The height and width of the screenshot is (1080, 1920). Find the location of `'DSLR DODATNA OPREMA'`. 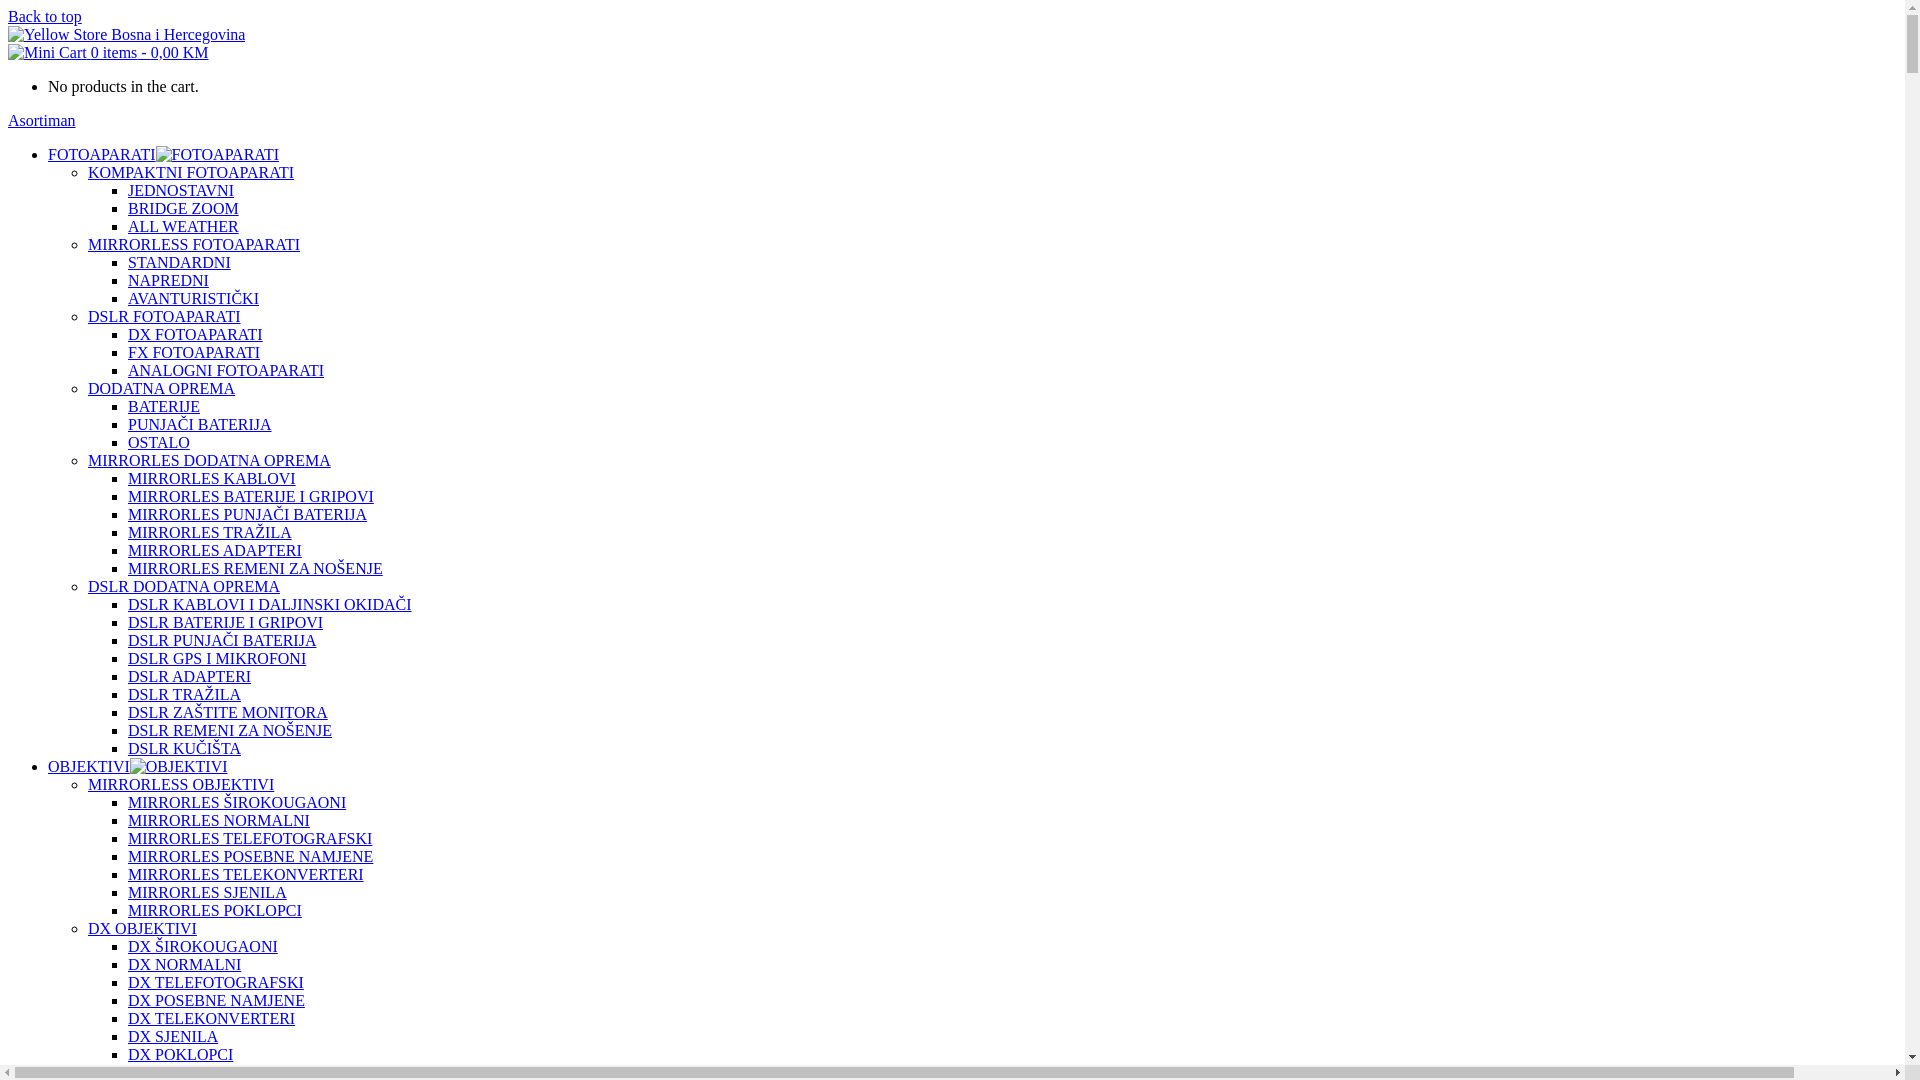

'DSLR DODATNA OPREMA' is located at coordinates (183, 585).